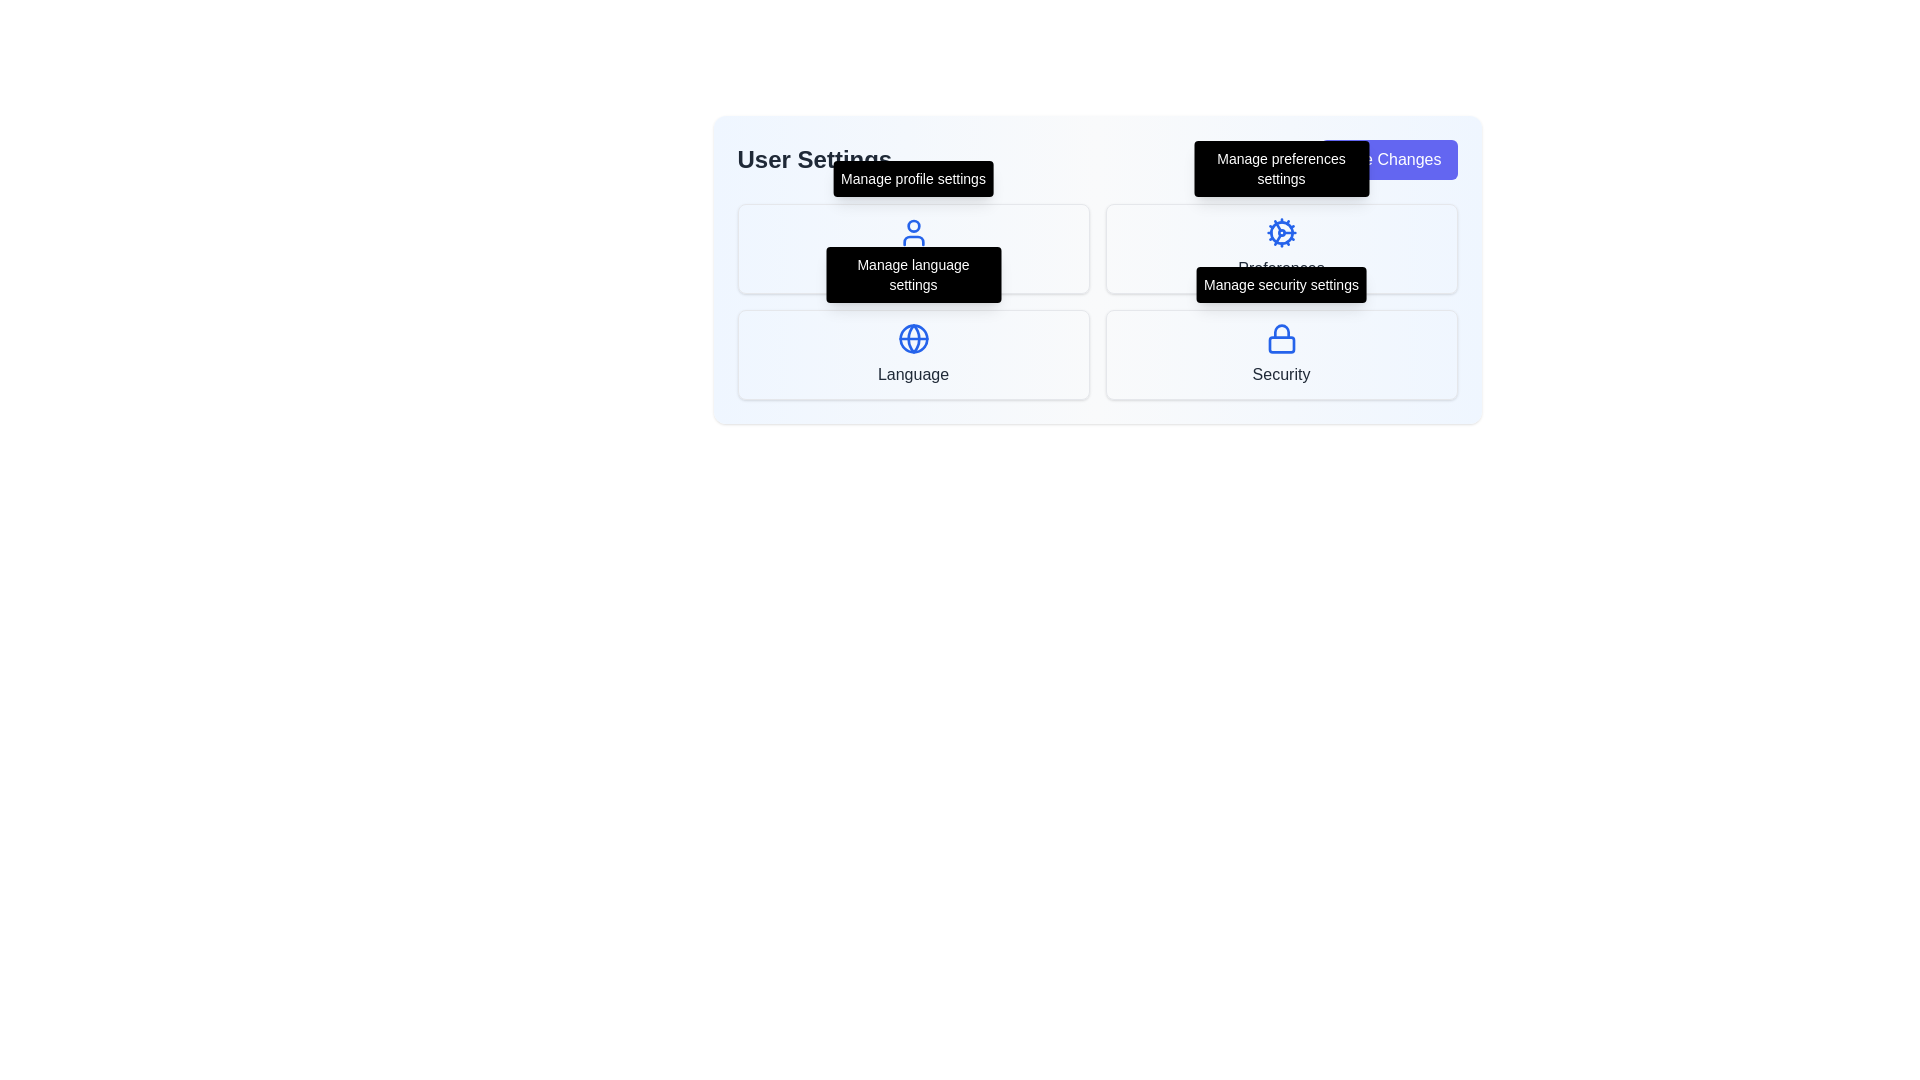  Describe the element at coordinates (1276, 225) in the screenshot. I see `the graphical decoration element that is part of the cogwheel icon in the 'Manage preferences settings' section, located in the upper-right quadrant of the display area` at that location.